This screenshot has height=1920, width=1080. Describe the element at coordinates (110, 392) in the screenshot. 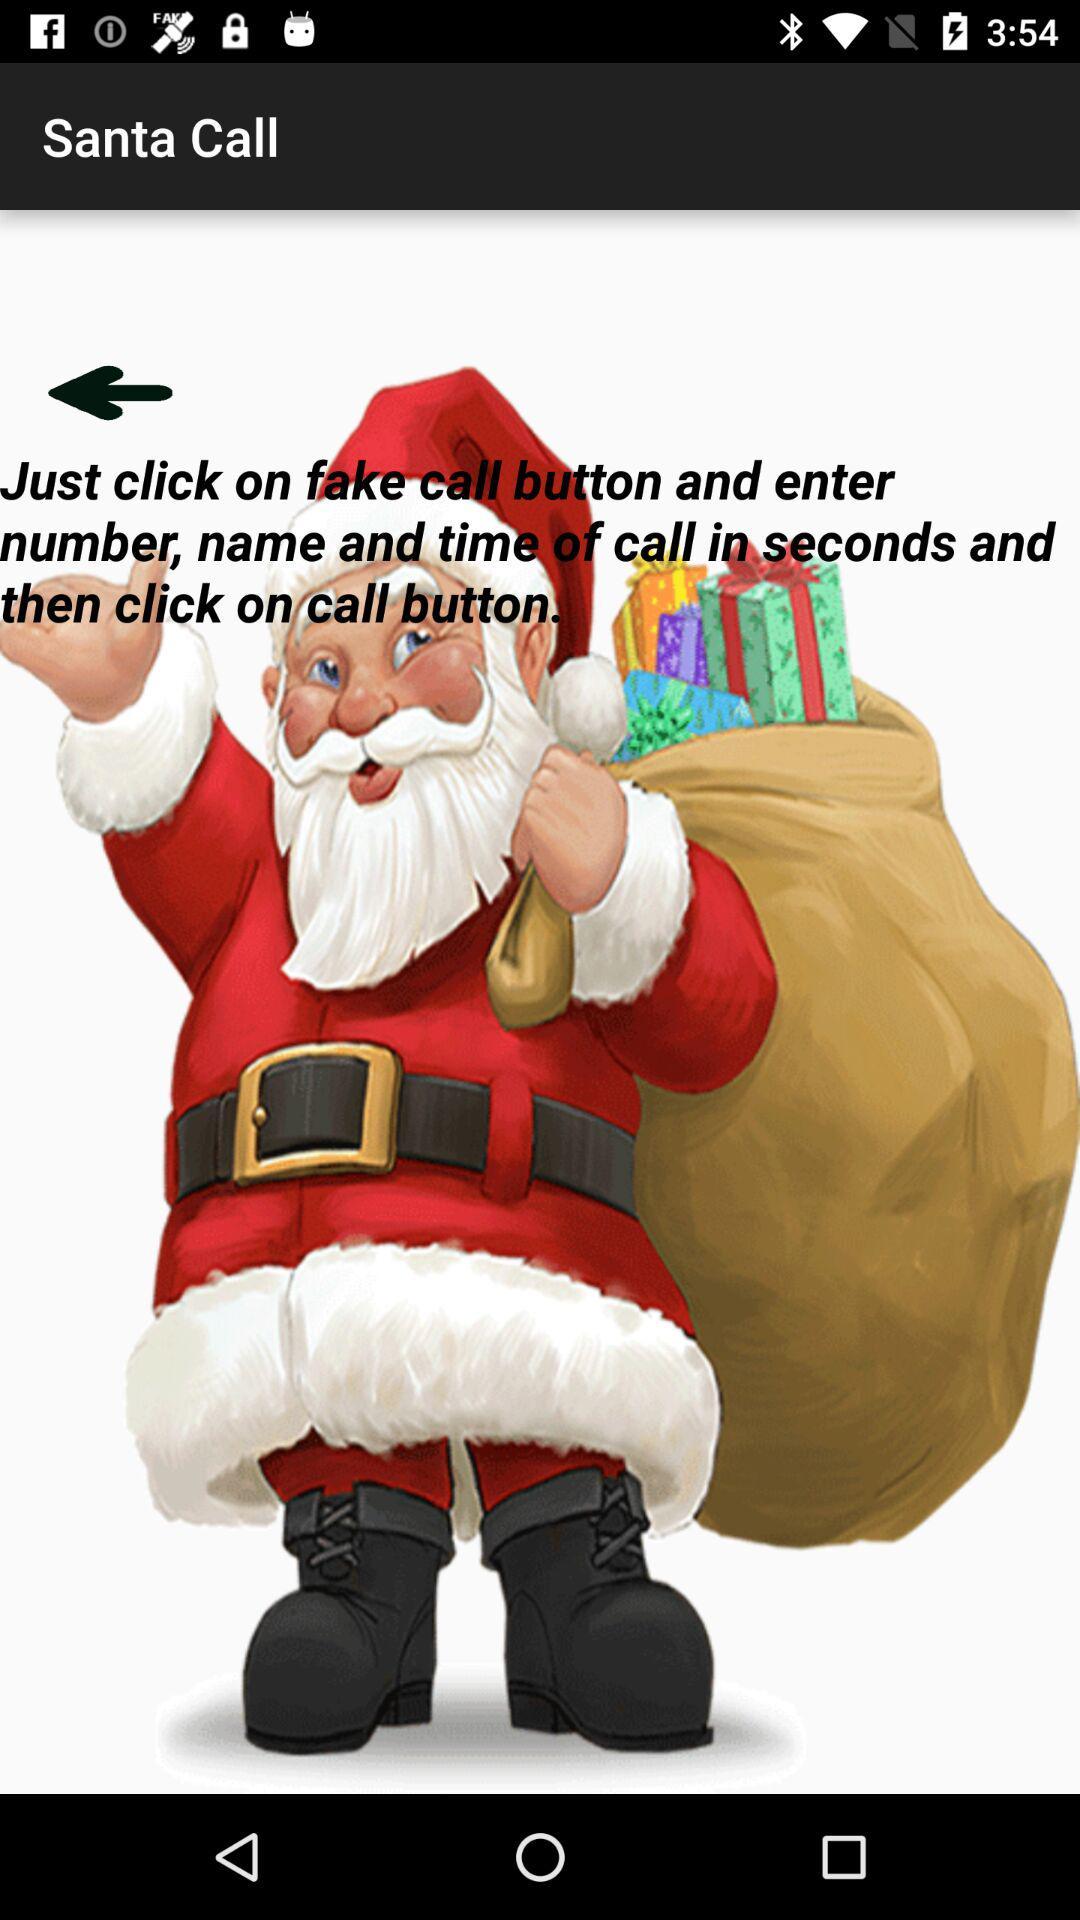

I see `go back` at that location.